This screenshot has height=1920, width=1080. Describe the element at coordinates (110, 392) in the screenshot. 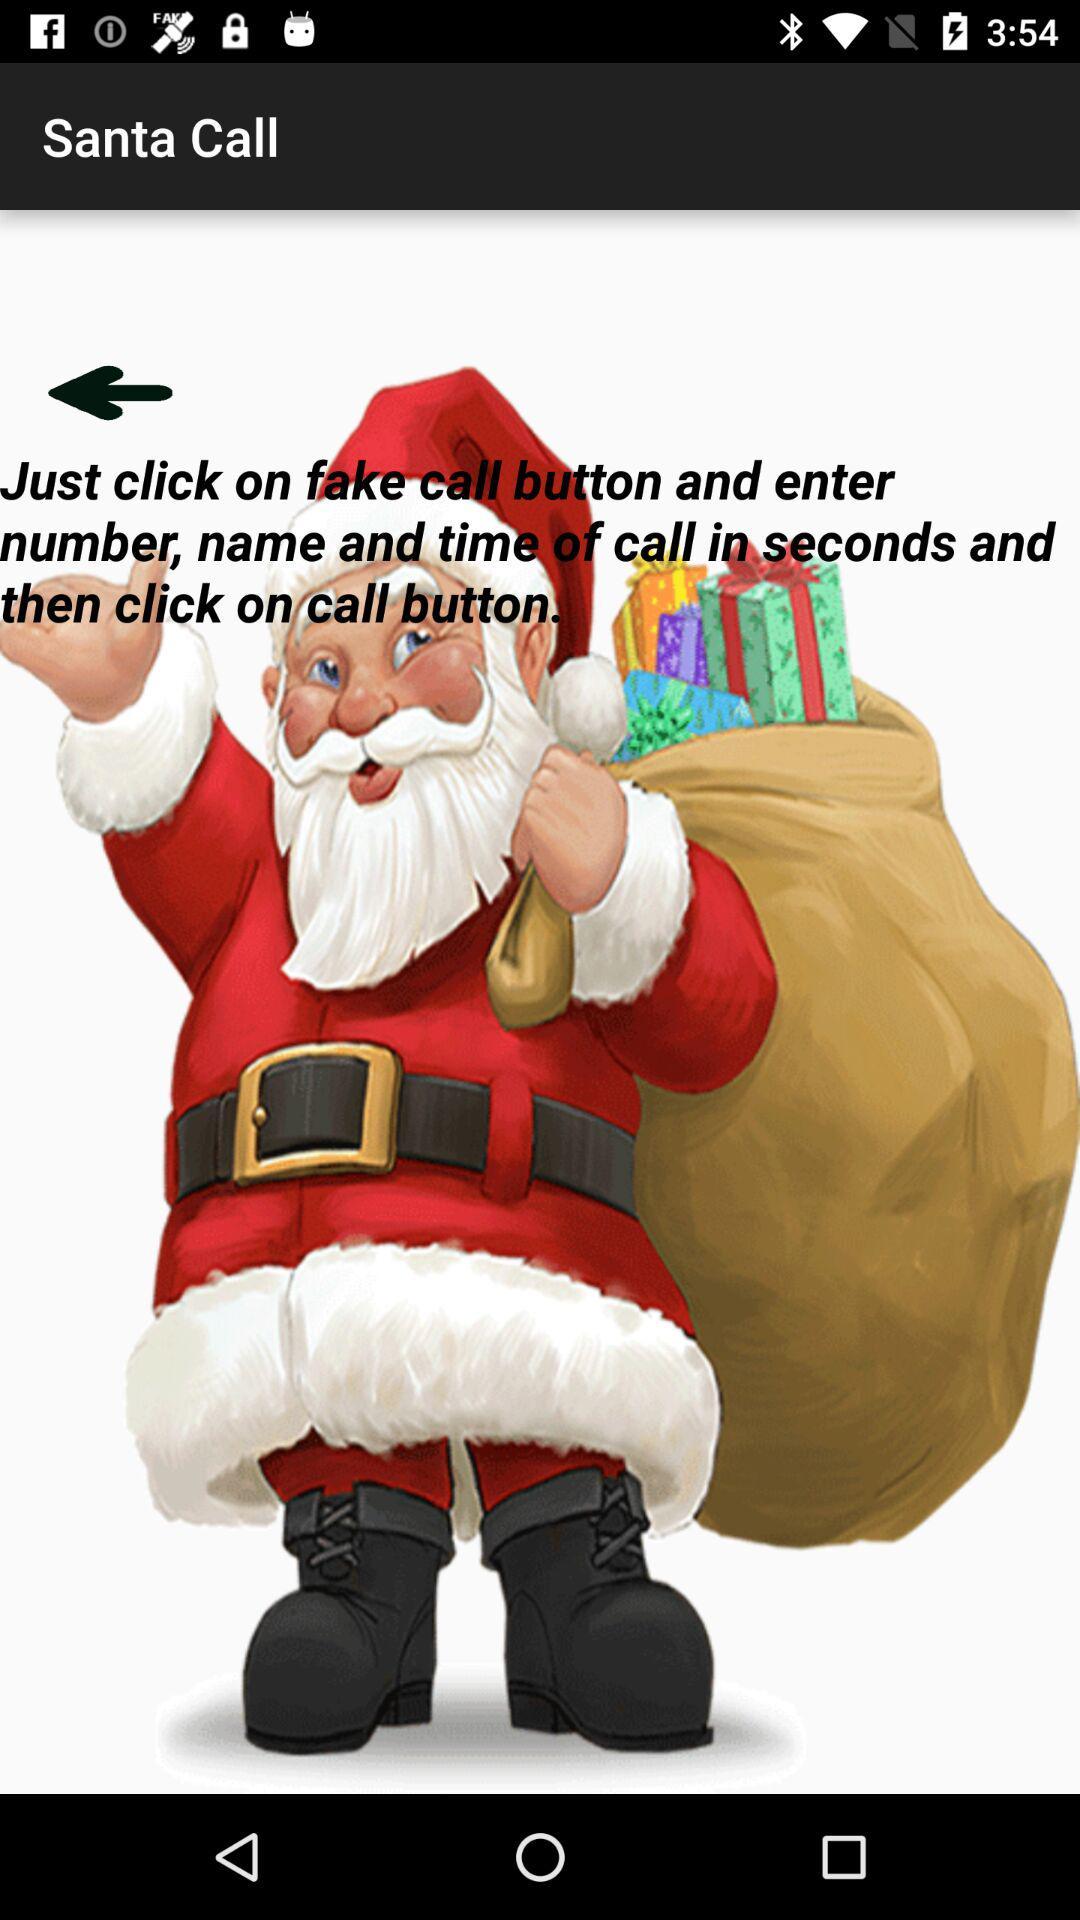

I see `go back` at that location.